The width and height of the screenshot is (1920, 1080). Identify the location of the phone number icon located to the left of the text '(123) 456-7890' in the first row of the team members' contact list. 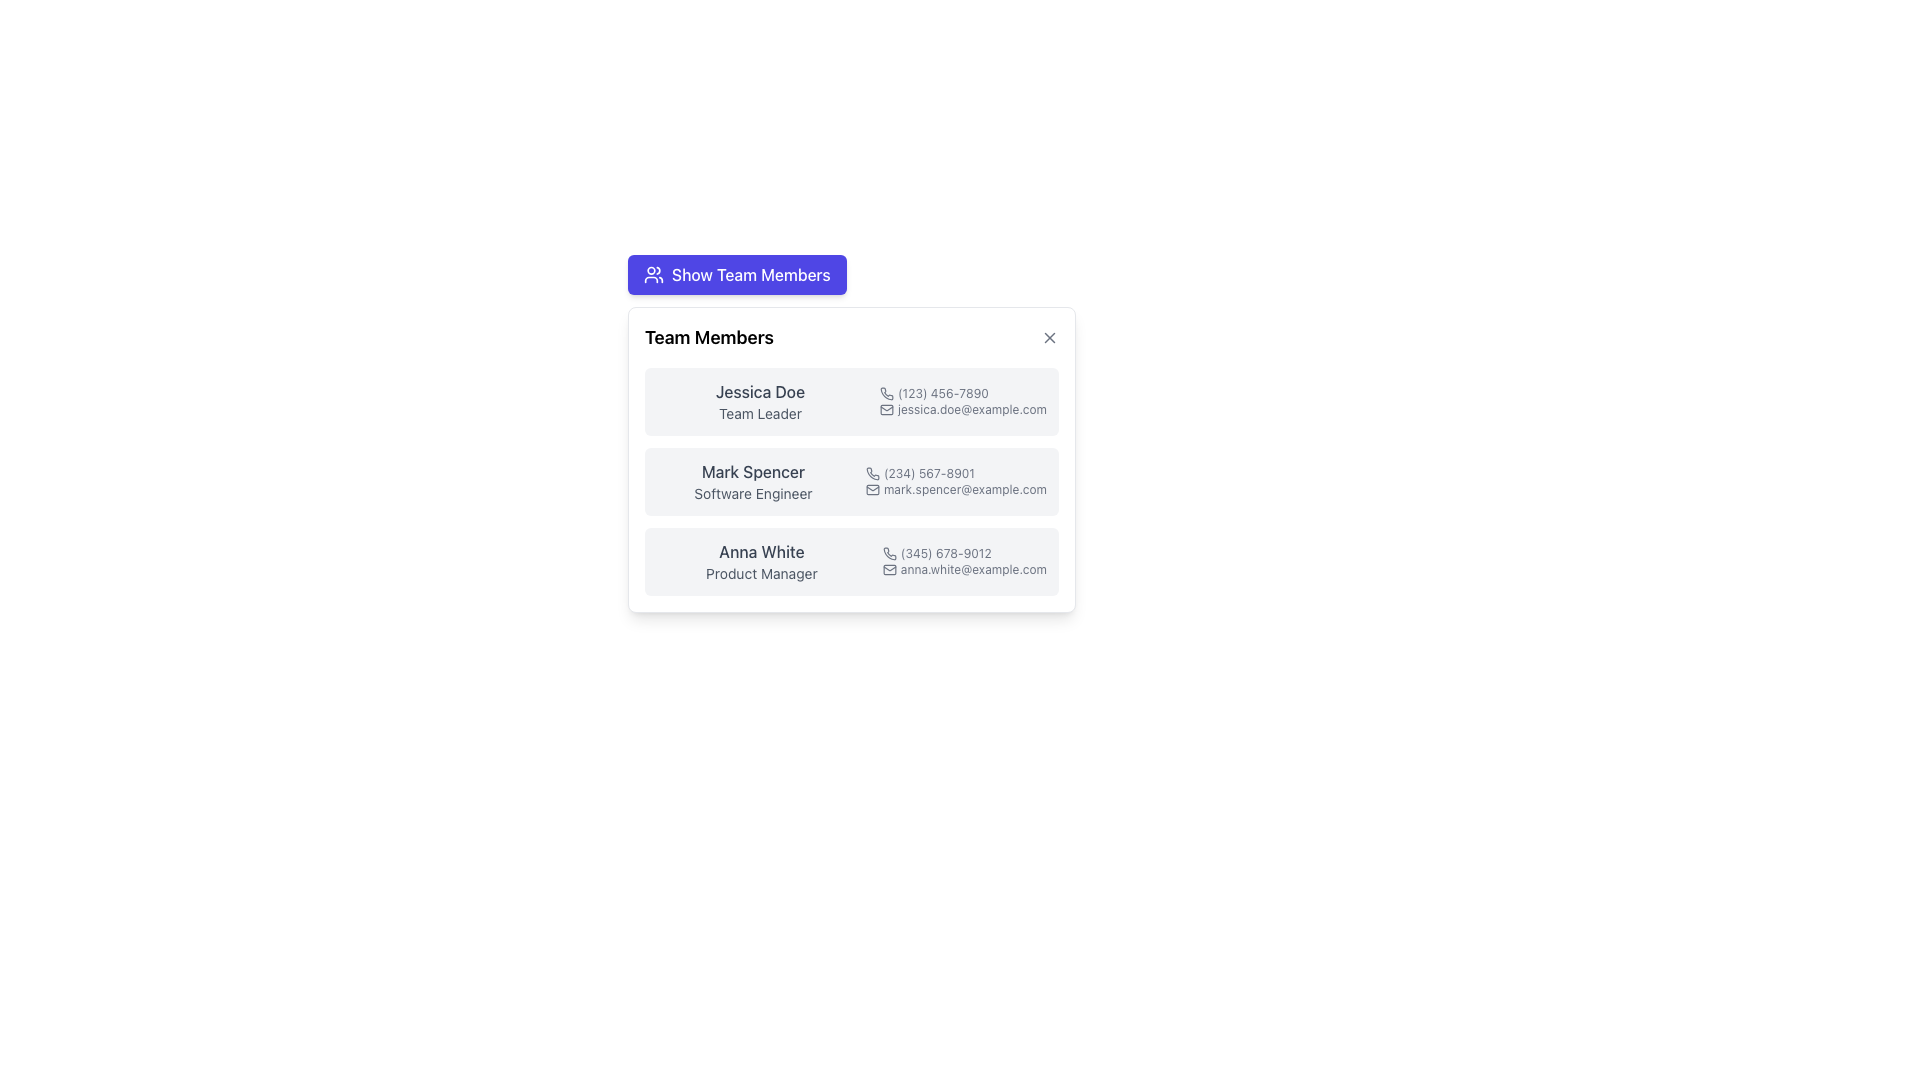
(886, 393).